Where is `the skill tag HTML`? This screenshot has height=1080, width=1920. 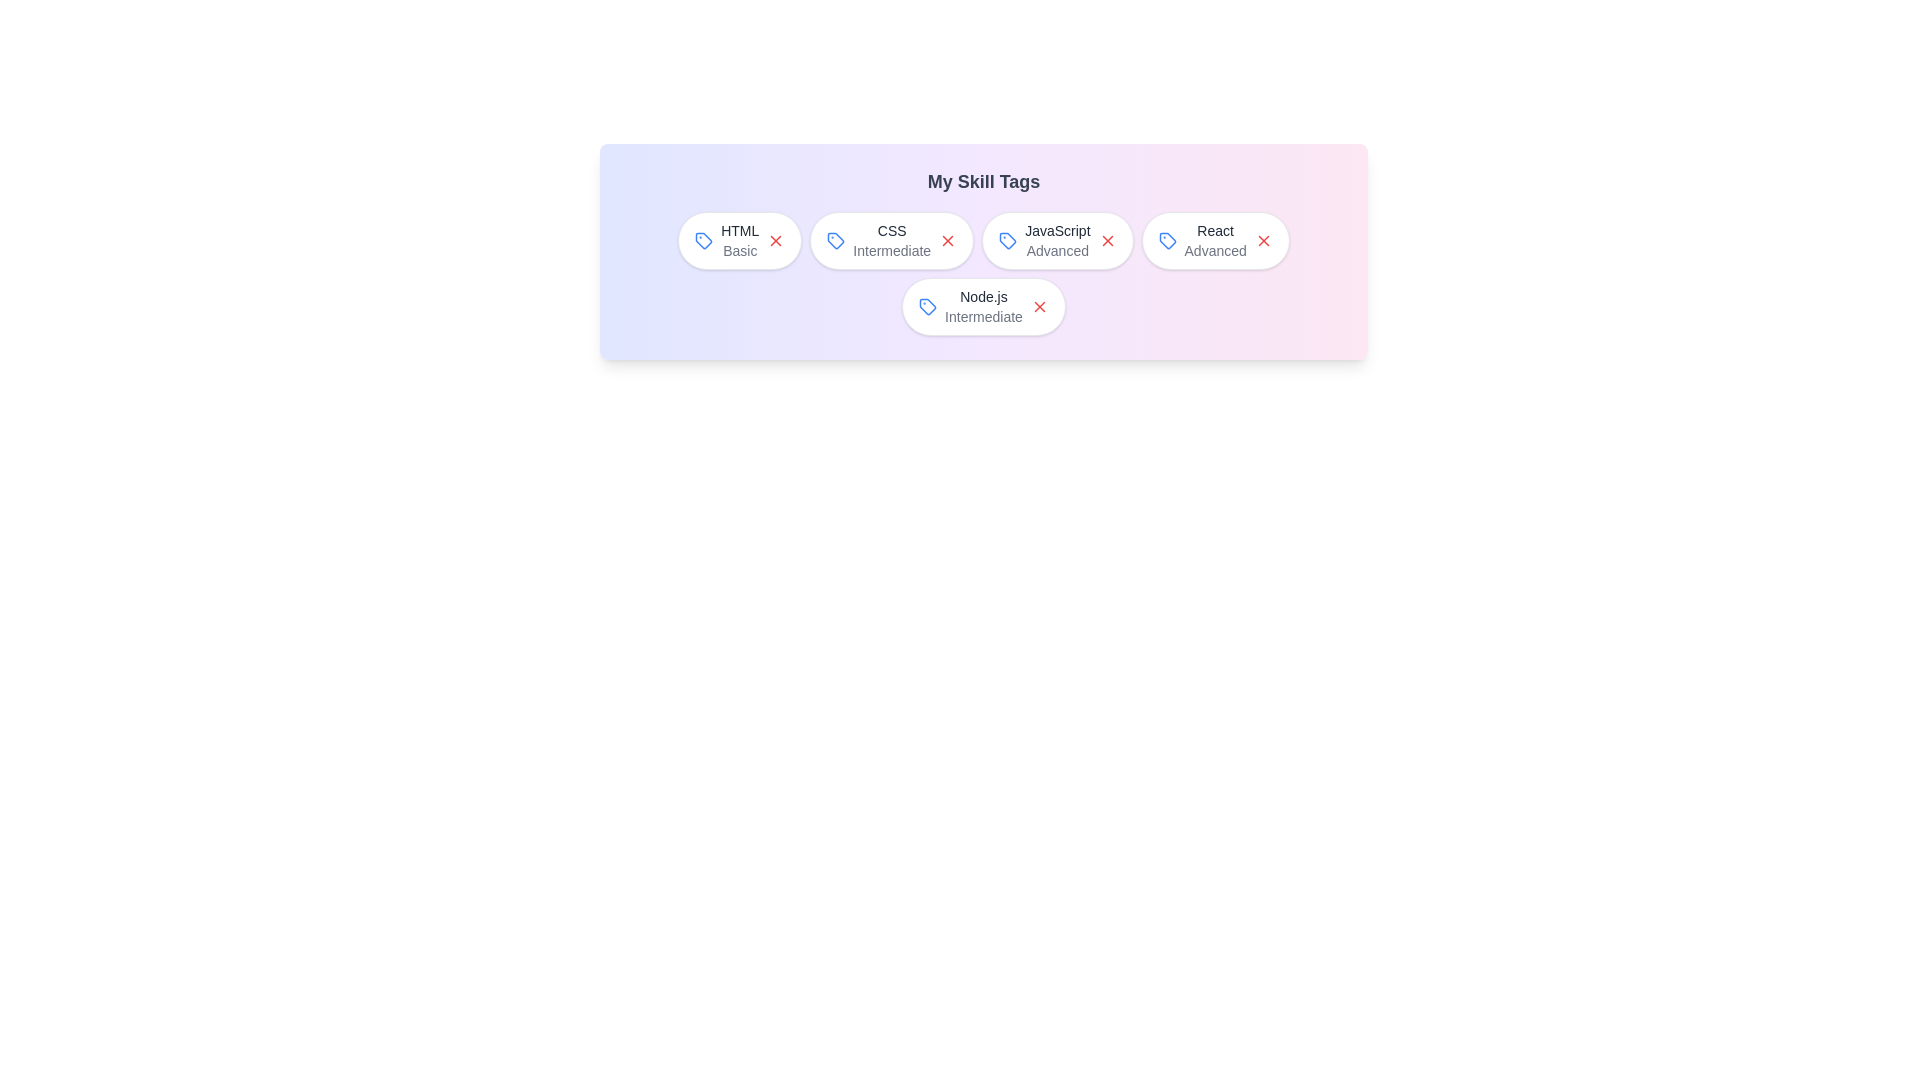
the skill tag HTML is located at coordinates (739, 239).